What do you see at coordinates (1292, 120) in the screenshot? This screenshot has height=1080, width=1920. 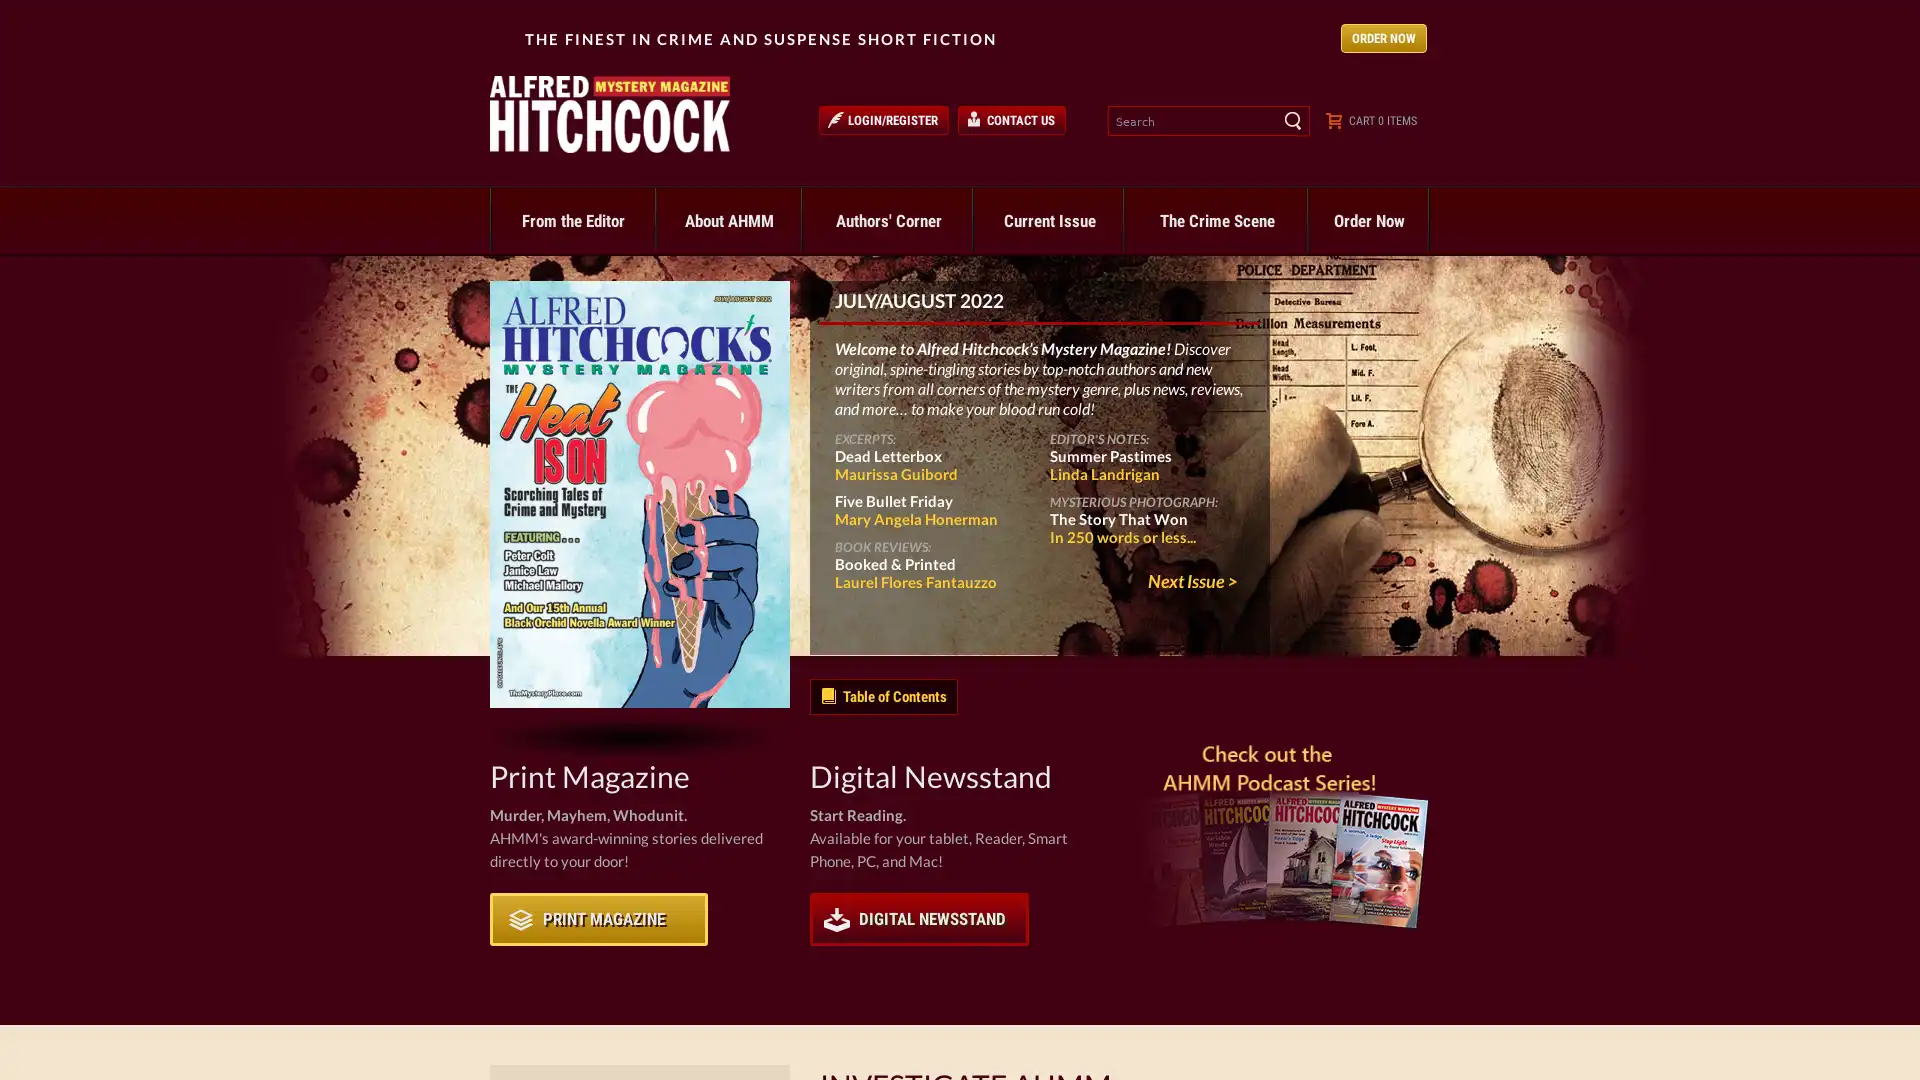 I see `Search` at bounding box center [1292, 120].